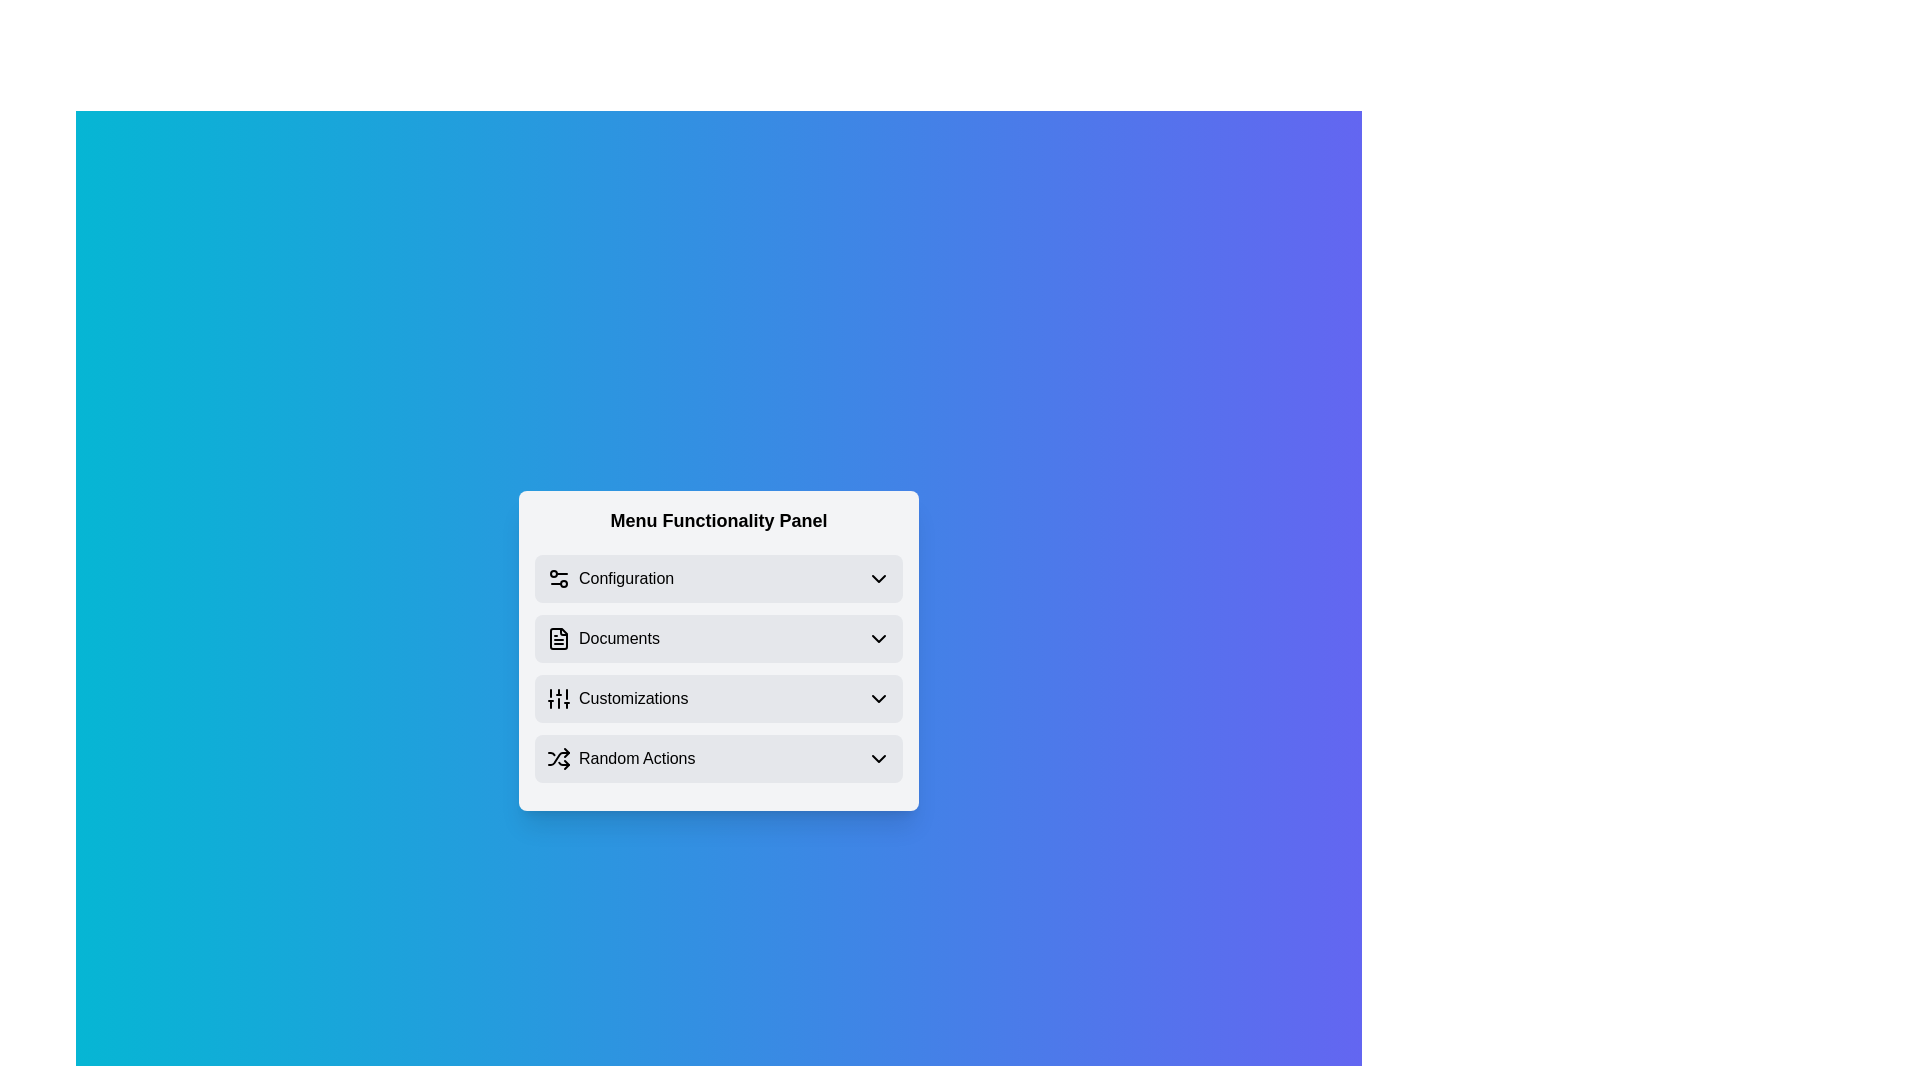 The image size is (1920, 1080). Describe the element at coordinates (558, 759) in the screenshot. I see `the icon associated with the menu item Random Actions` at that location.